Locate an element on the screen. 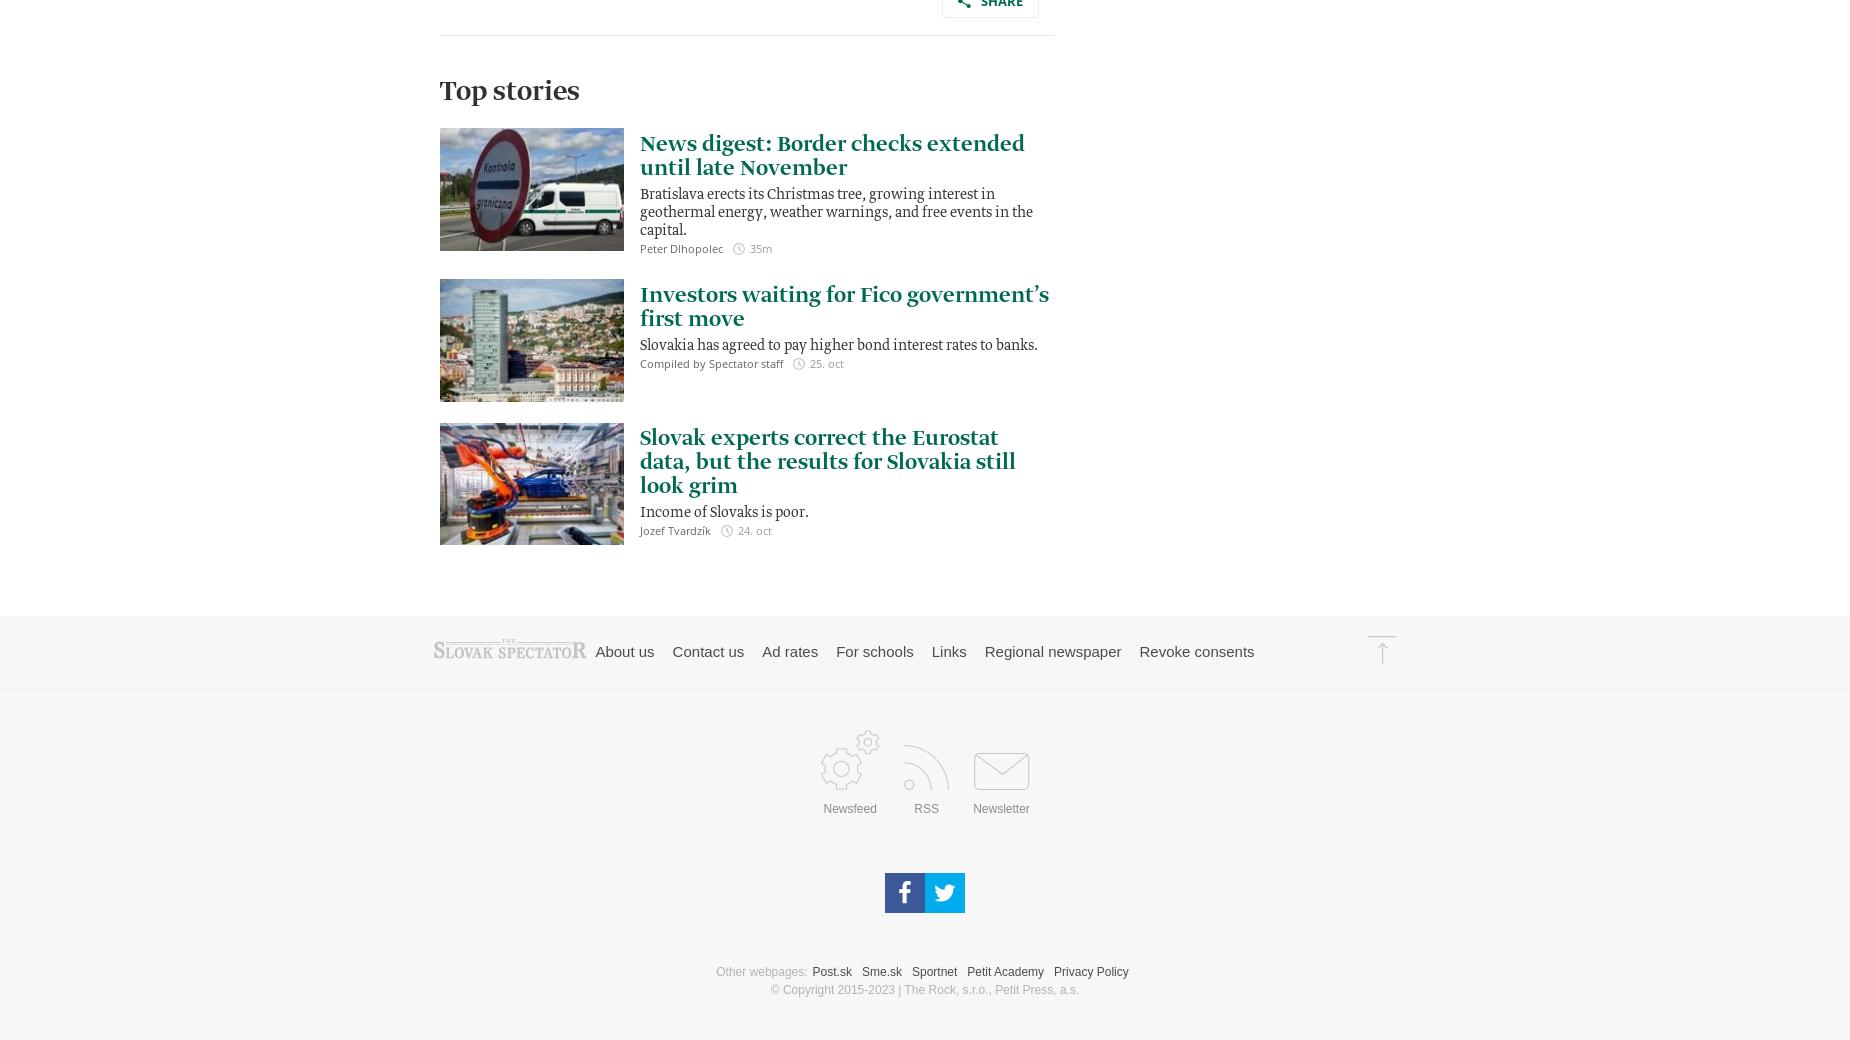 Image resolution: width=1850 pixels, height=1040 pixels. 'Revoke consents' is located at coordinates (1195, 995).